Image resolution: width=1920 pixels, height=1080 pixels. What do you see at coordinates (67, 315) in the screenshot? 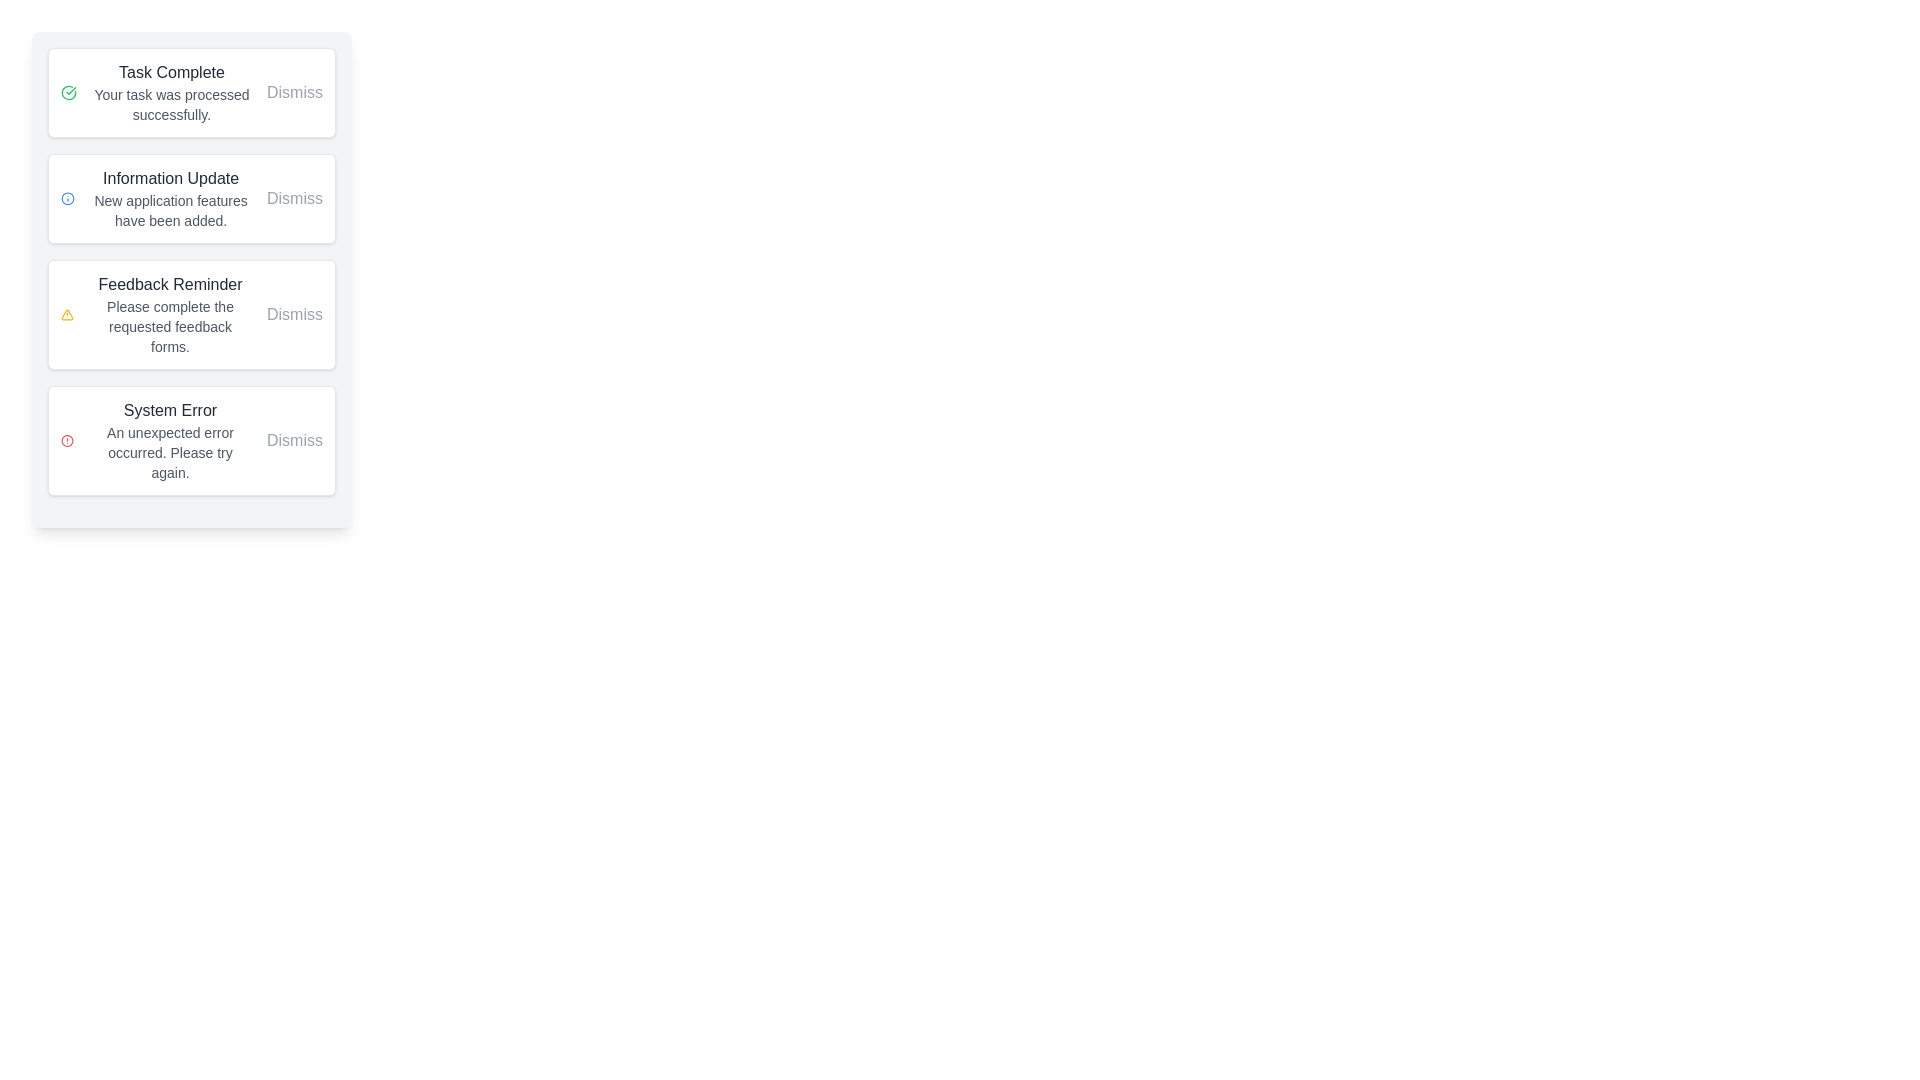
I see `the warning icon related to the 'Feedback Reminder' notification by moving the cursor to its center point` at bounding box center [67, 315].